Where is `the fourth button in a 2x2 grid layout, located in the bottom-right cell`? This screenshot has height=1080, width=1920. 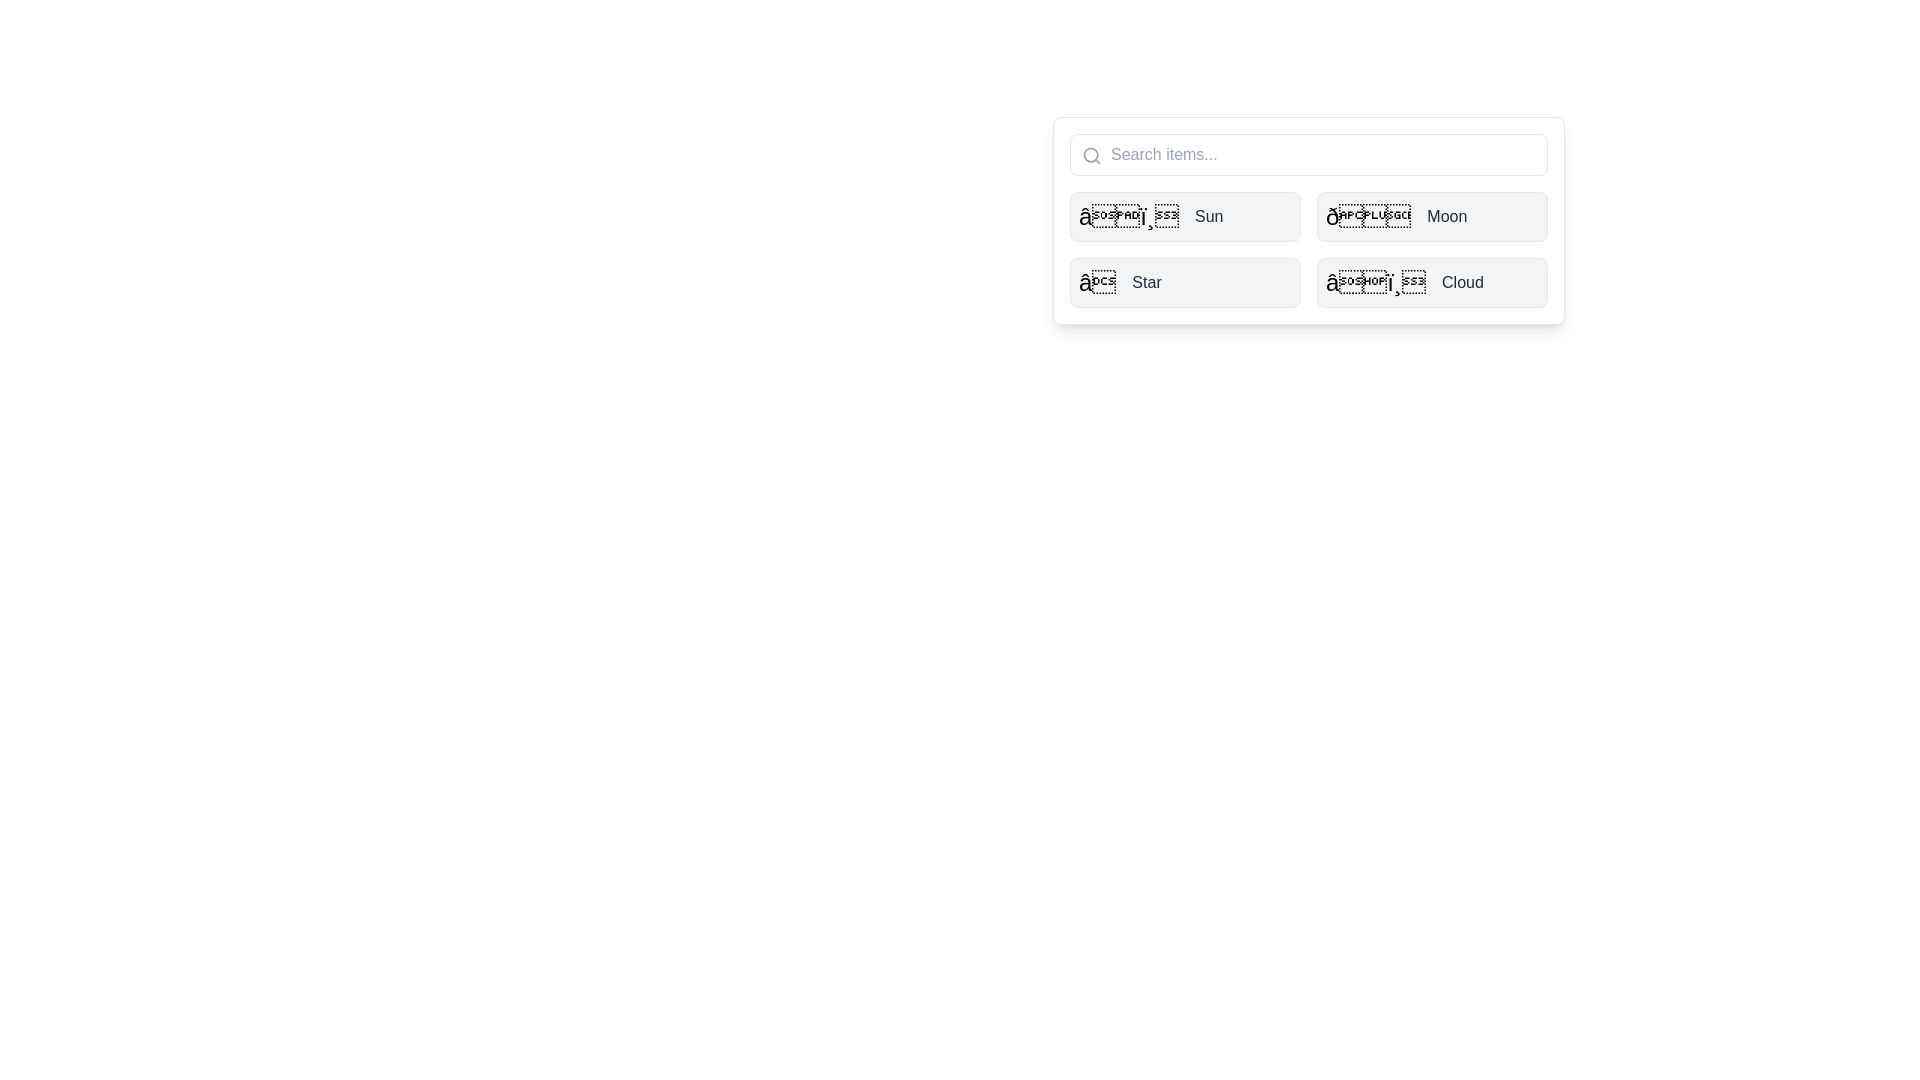
the fourth button in a 2x2 grid layout, located in the bottom-right cell is located at coordinates (1431, 282).